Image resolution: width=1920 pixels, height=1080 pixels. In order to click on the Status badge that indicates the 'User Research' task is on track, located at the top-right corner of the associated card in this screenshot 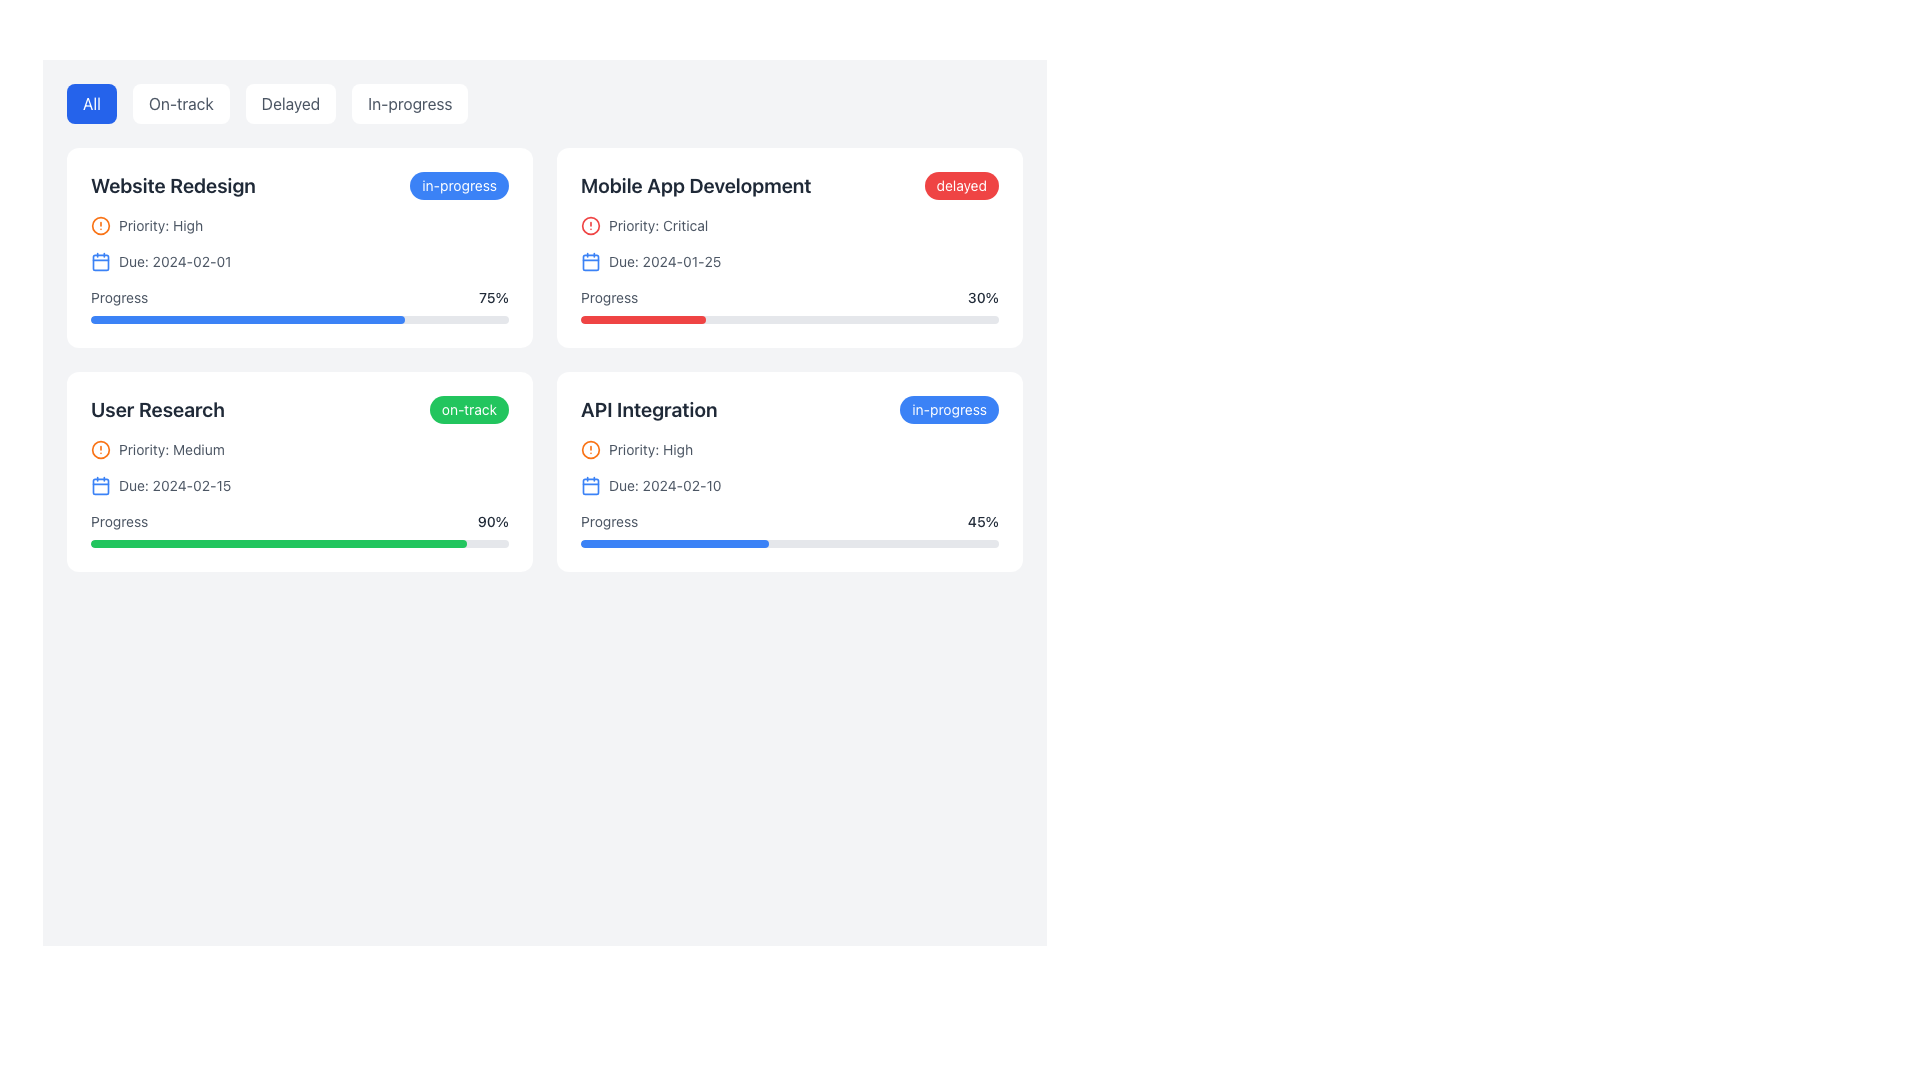, I will do `click(468, 408)`.